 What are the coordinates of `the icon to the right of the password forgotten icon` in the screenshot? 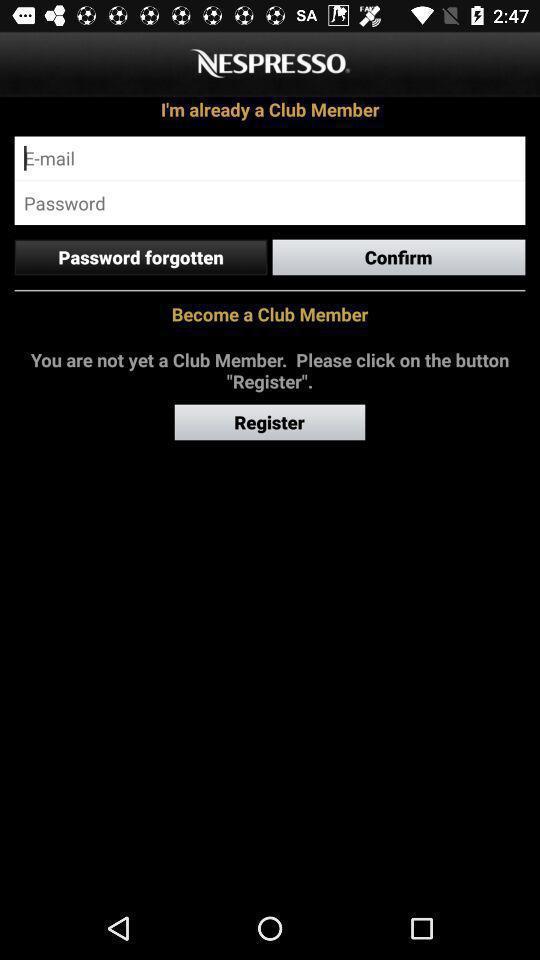 It's located at (399, 256).